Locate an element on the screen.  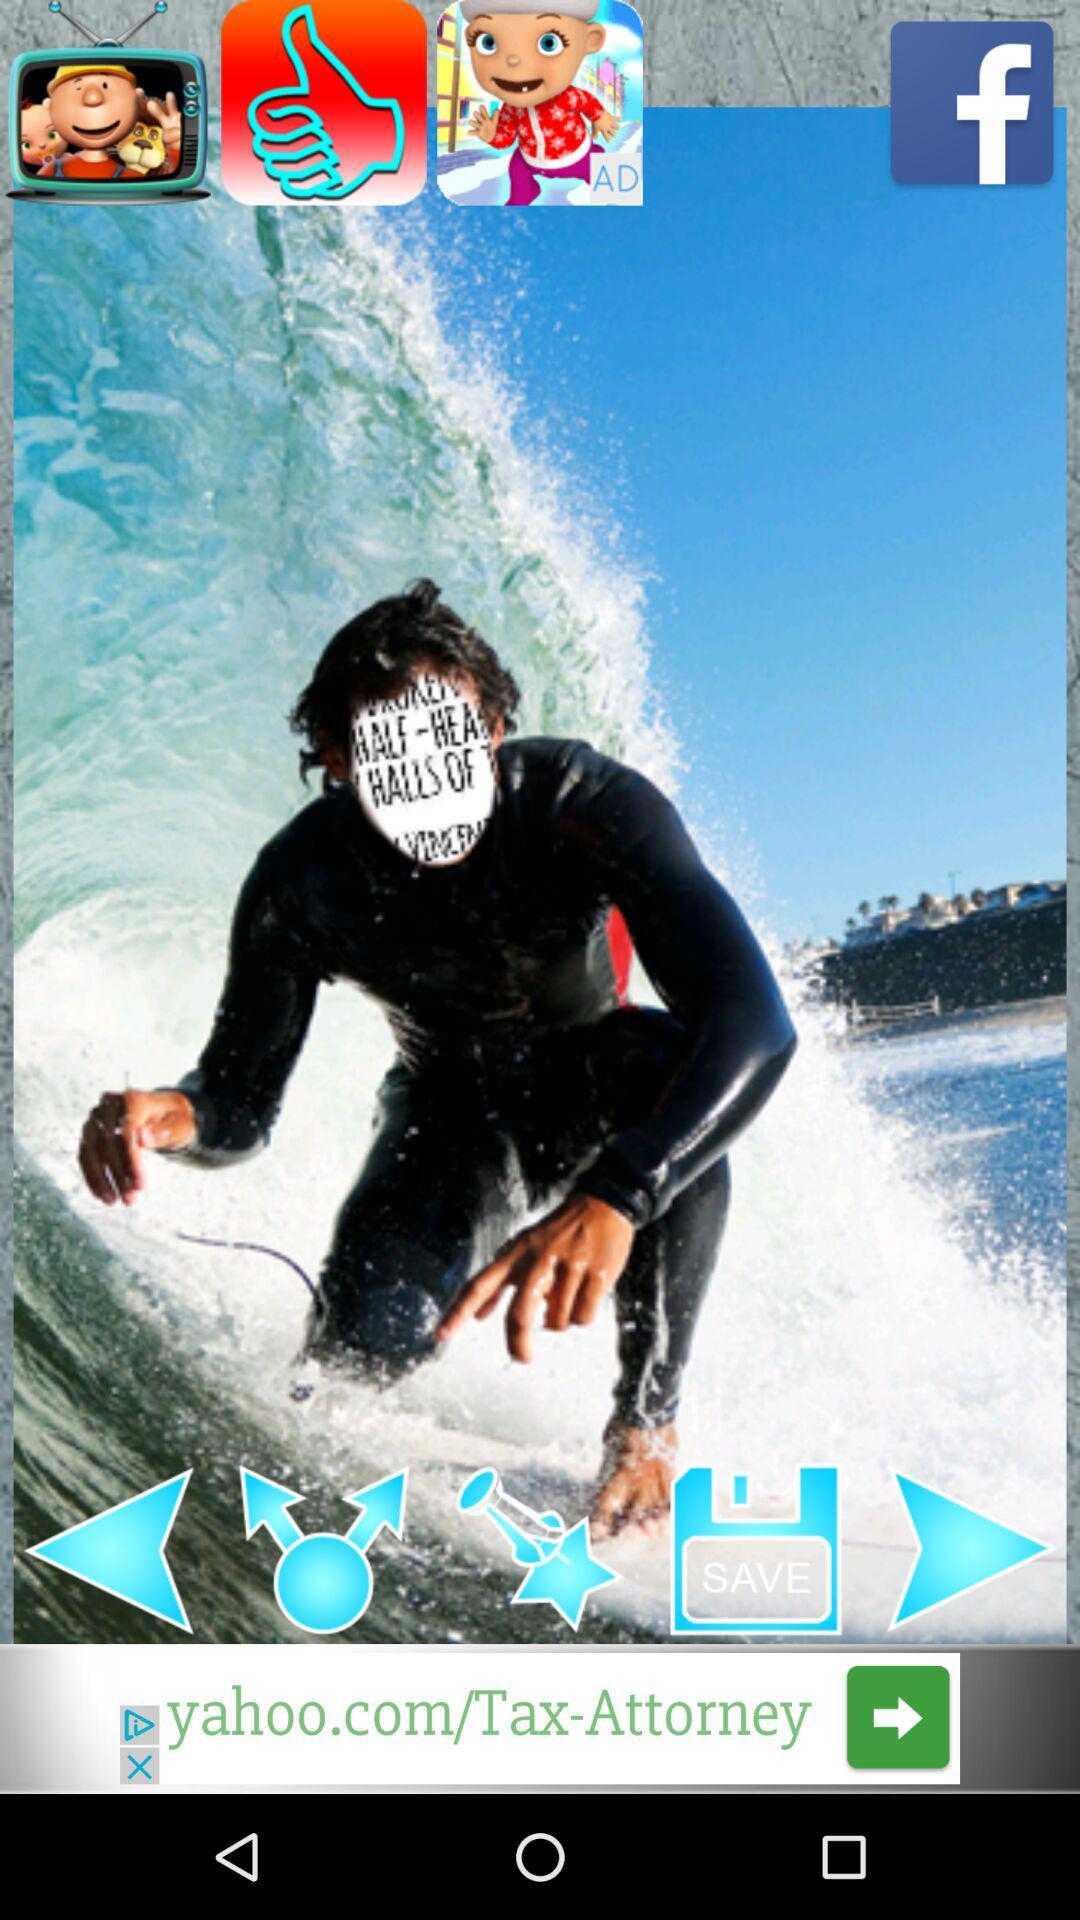
save is located at coordinates (756, 1548).